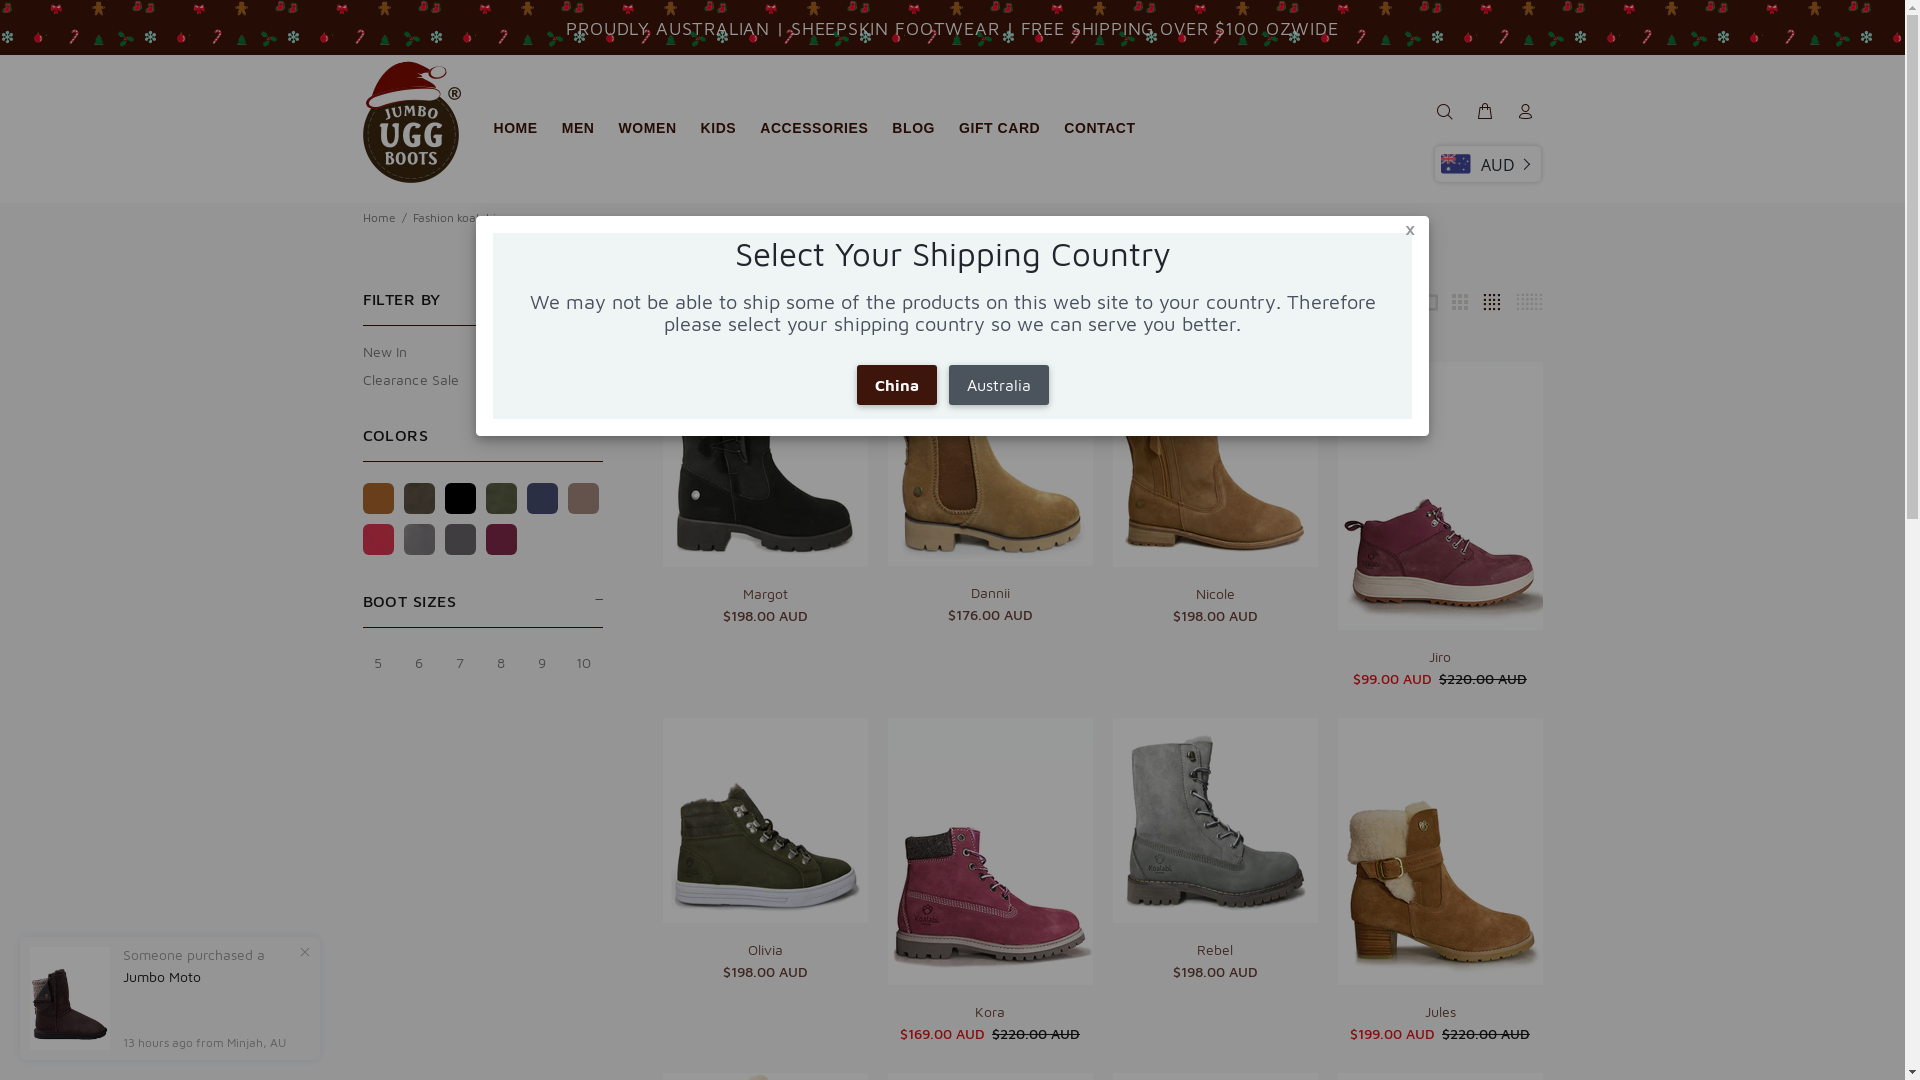 The image size is (1920, 1080). Describe the element at coordinates (377, 538) in the screenshot. I see `'Jester red'` at that location.